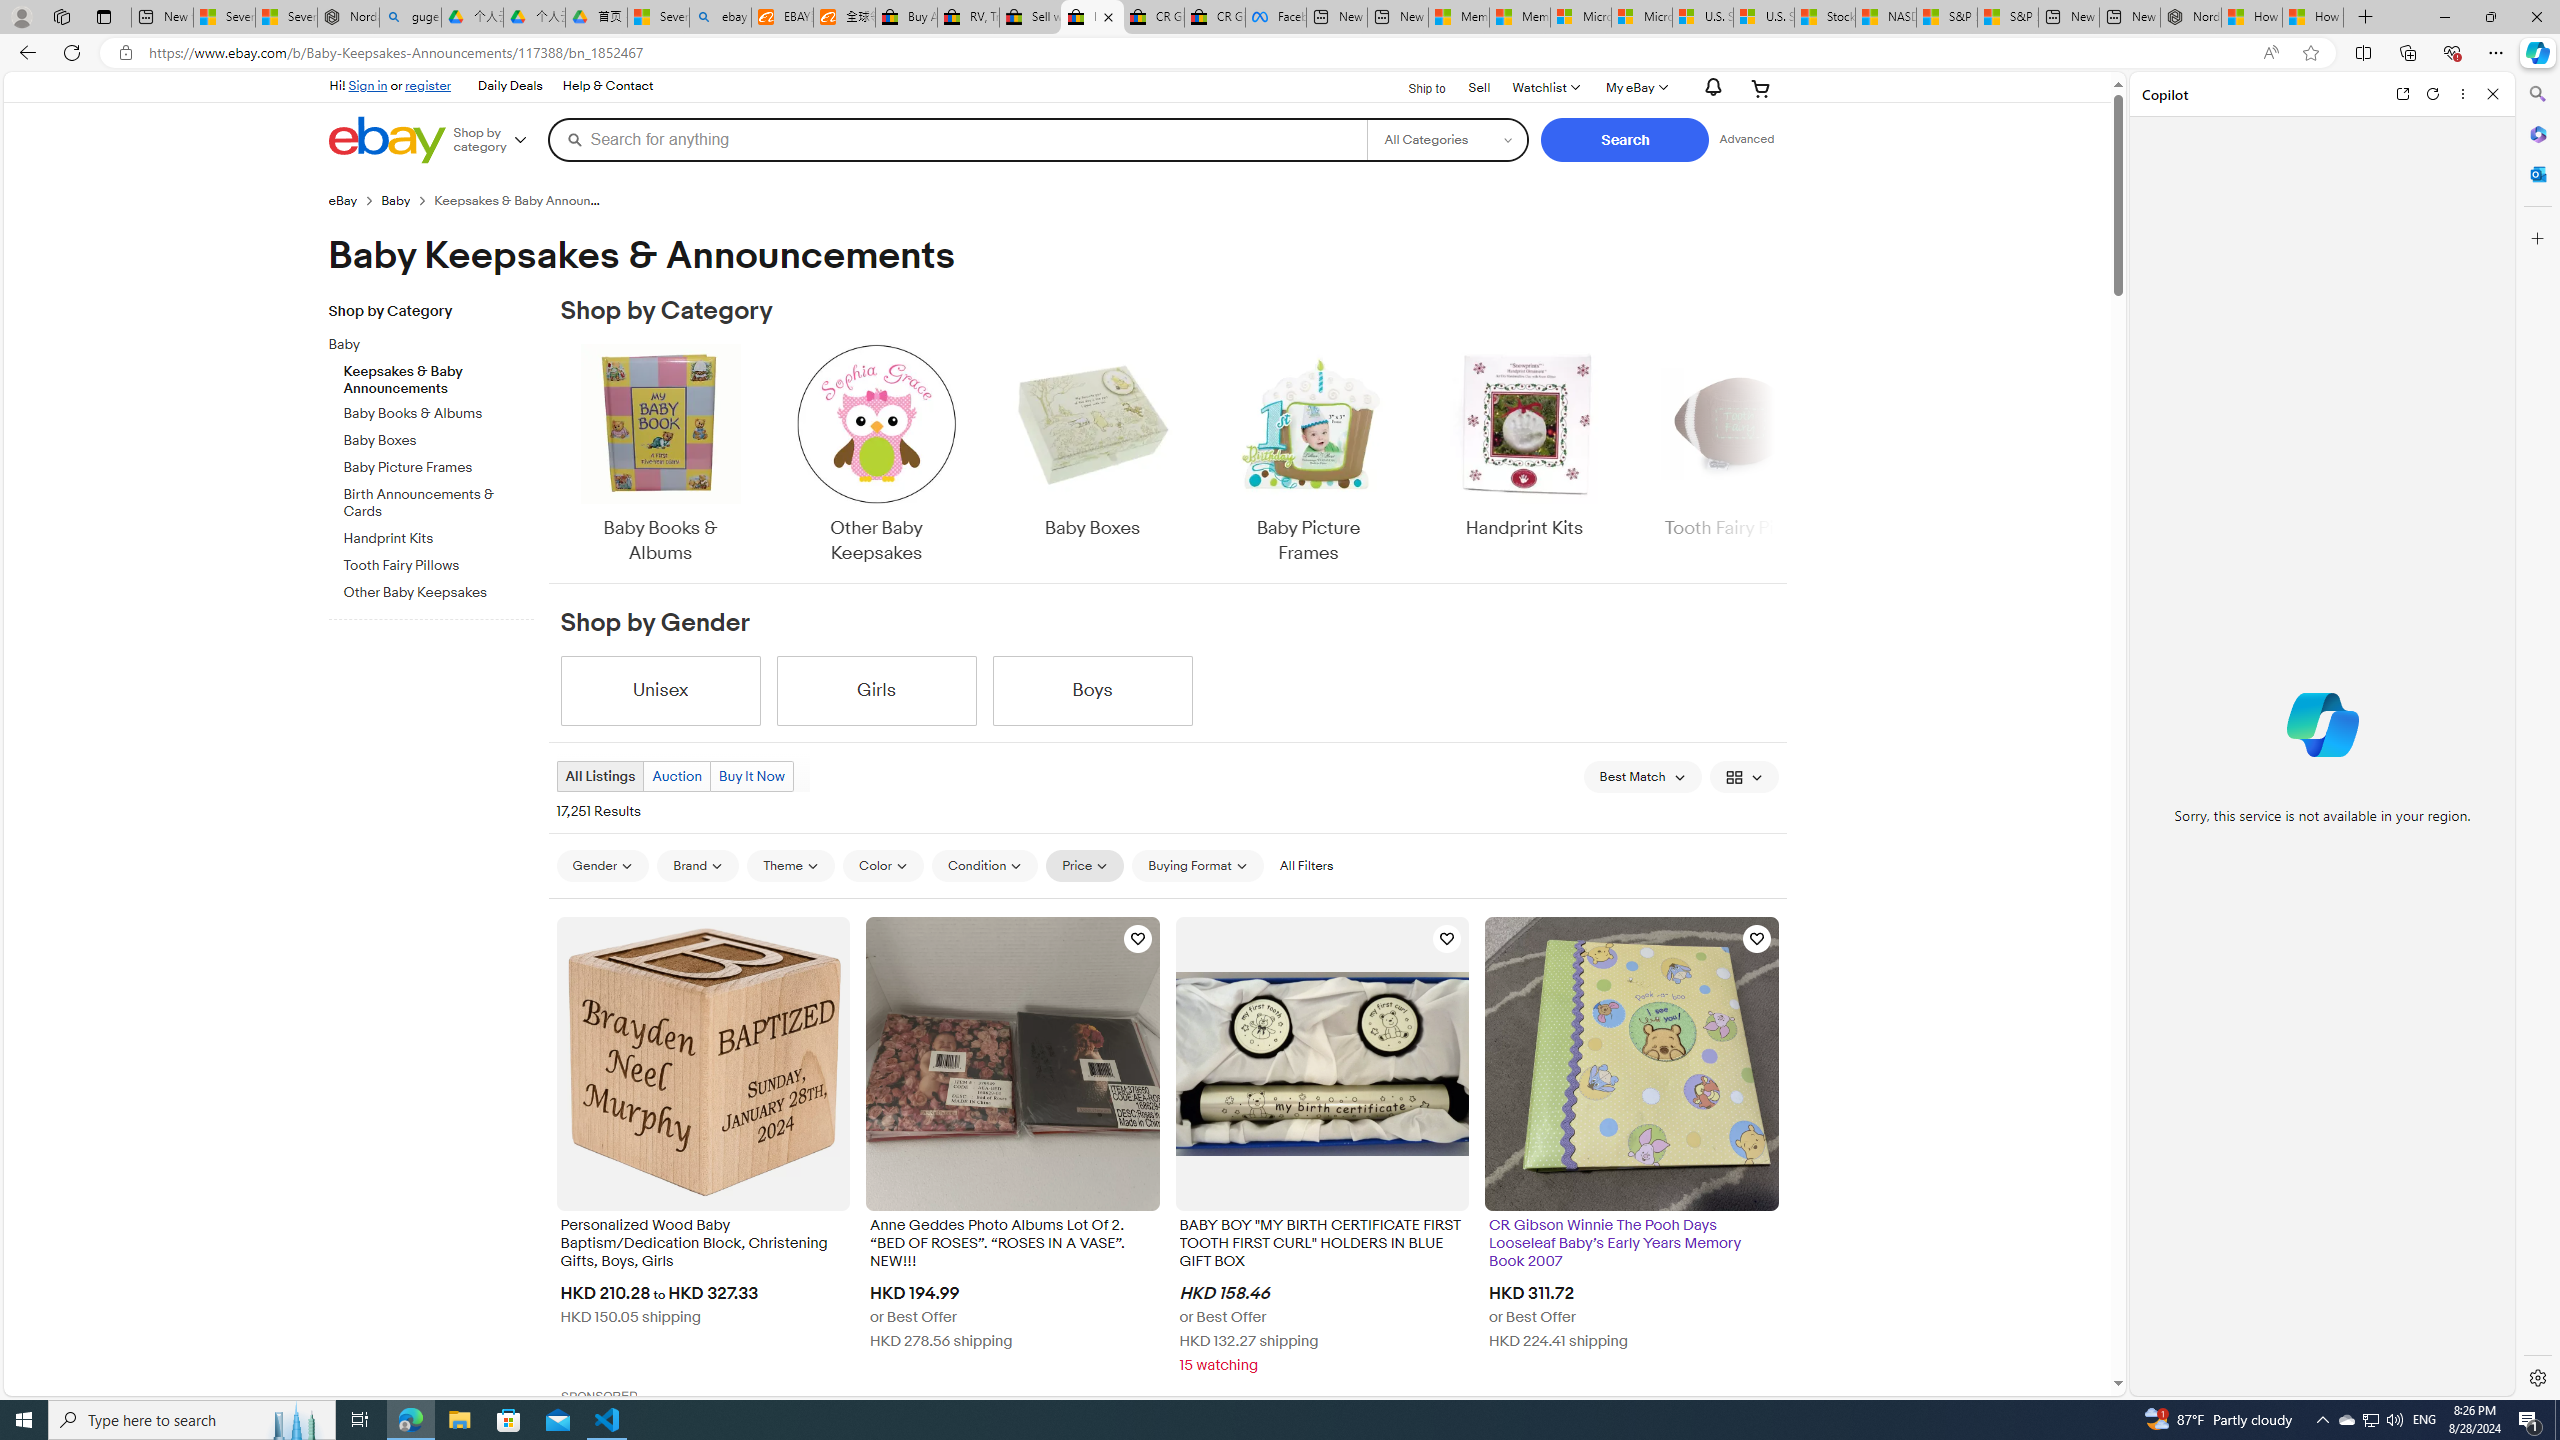 The width and height of the screenshot is (2560, 1440). I want to click on 'All Listings', so click(599, 775).